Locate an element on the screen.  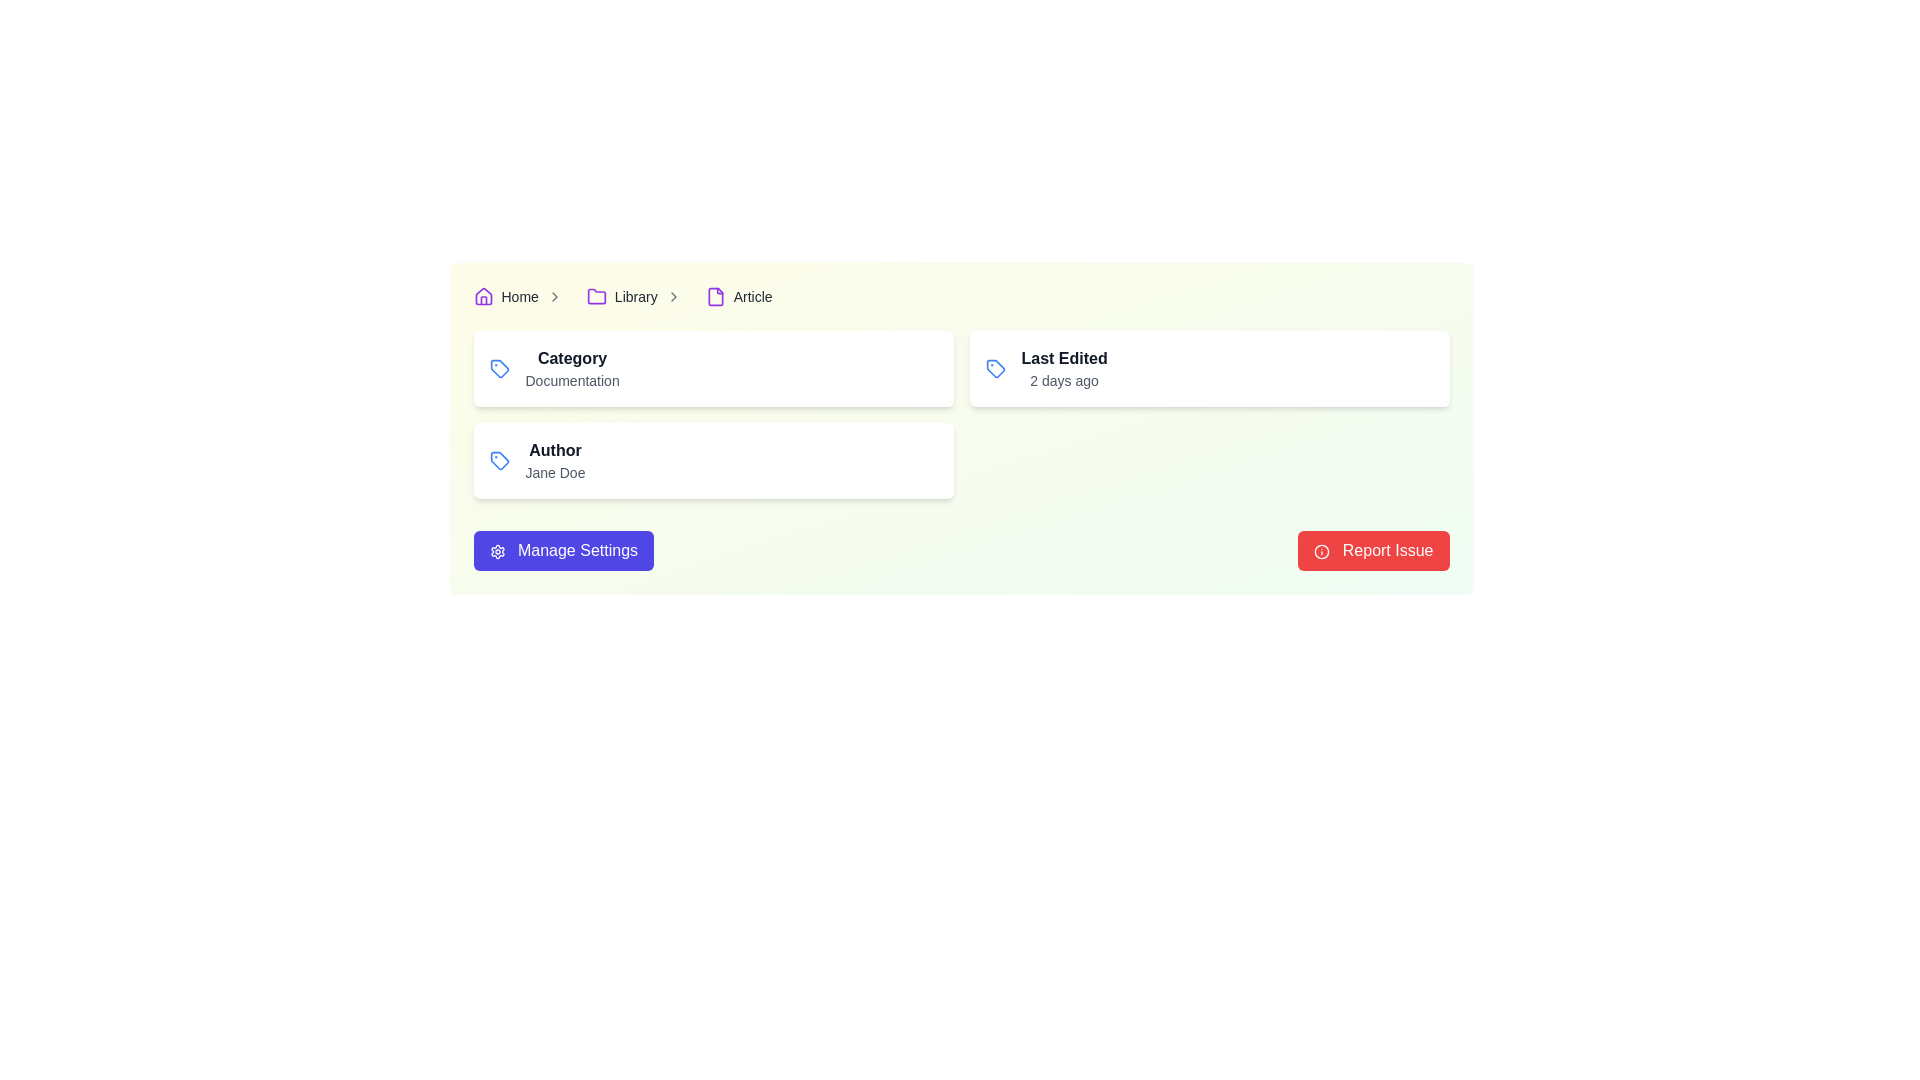
the 'Report Issue' button, which is a rectangular button with bold white text on a red background, featuring an information icon to the left is located at coordinates (1372, 551).